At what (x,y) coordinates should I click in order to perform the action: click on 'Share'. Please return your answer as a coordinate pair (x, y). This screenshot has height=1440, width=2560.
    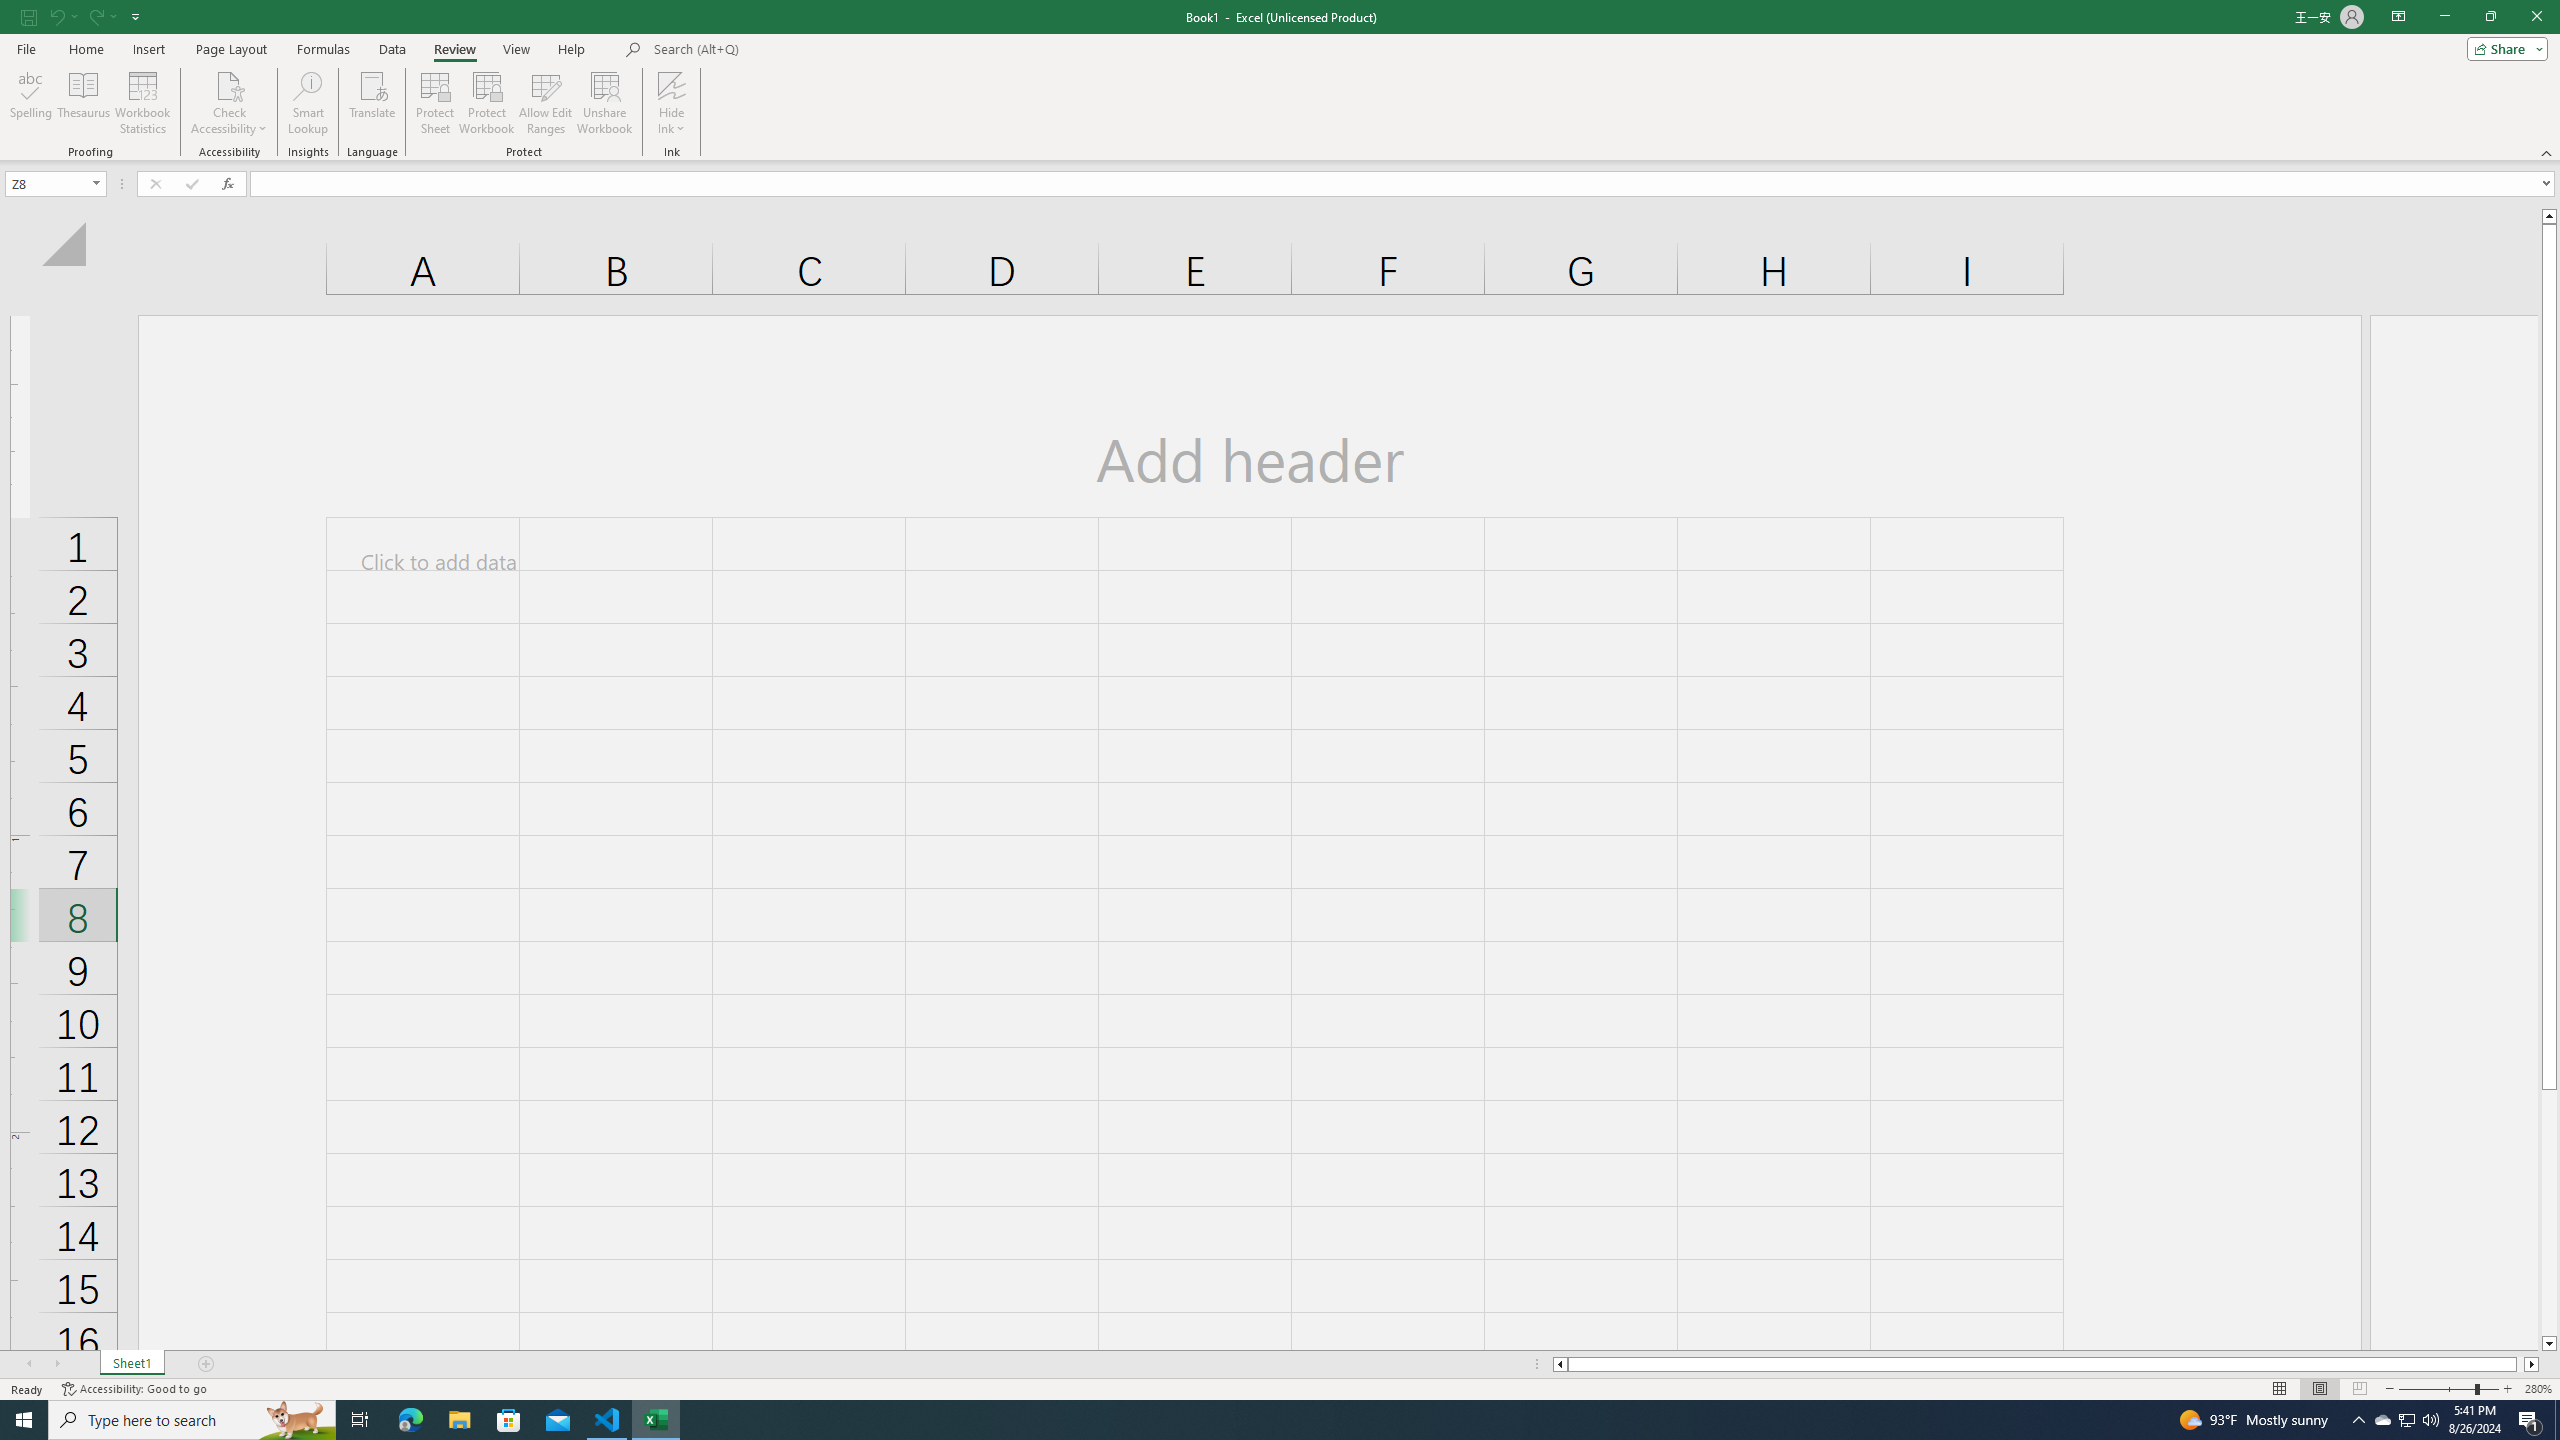
    Looking at the image, I should click on (2502, 47).